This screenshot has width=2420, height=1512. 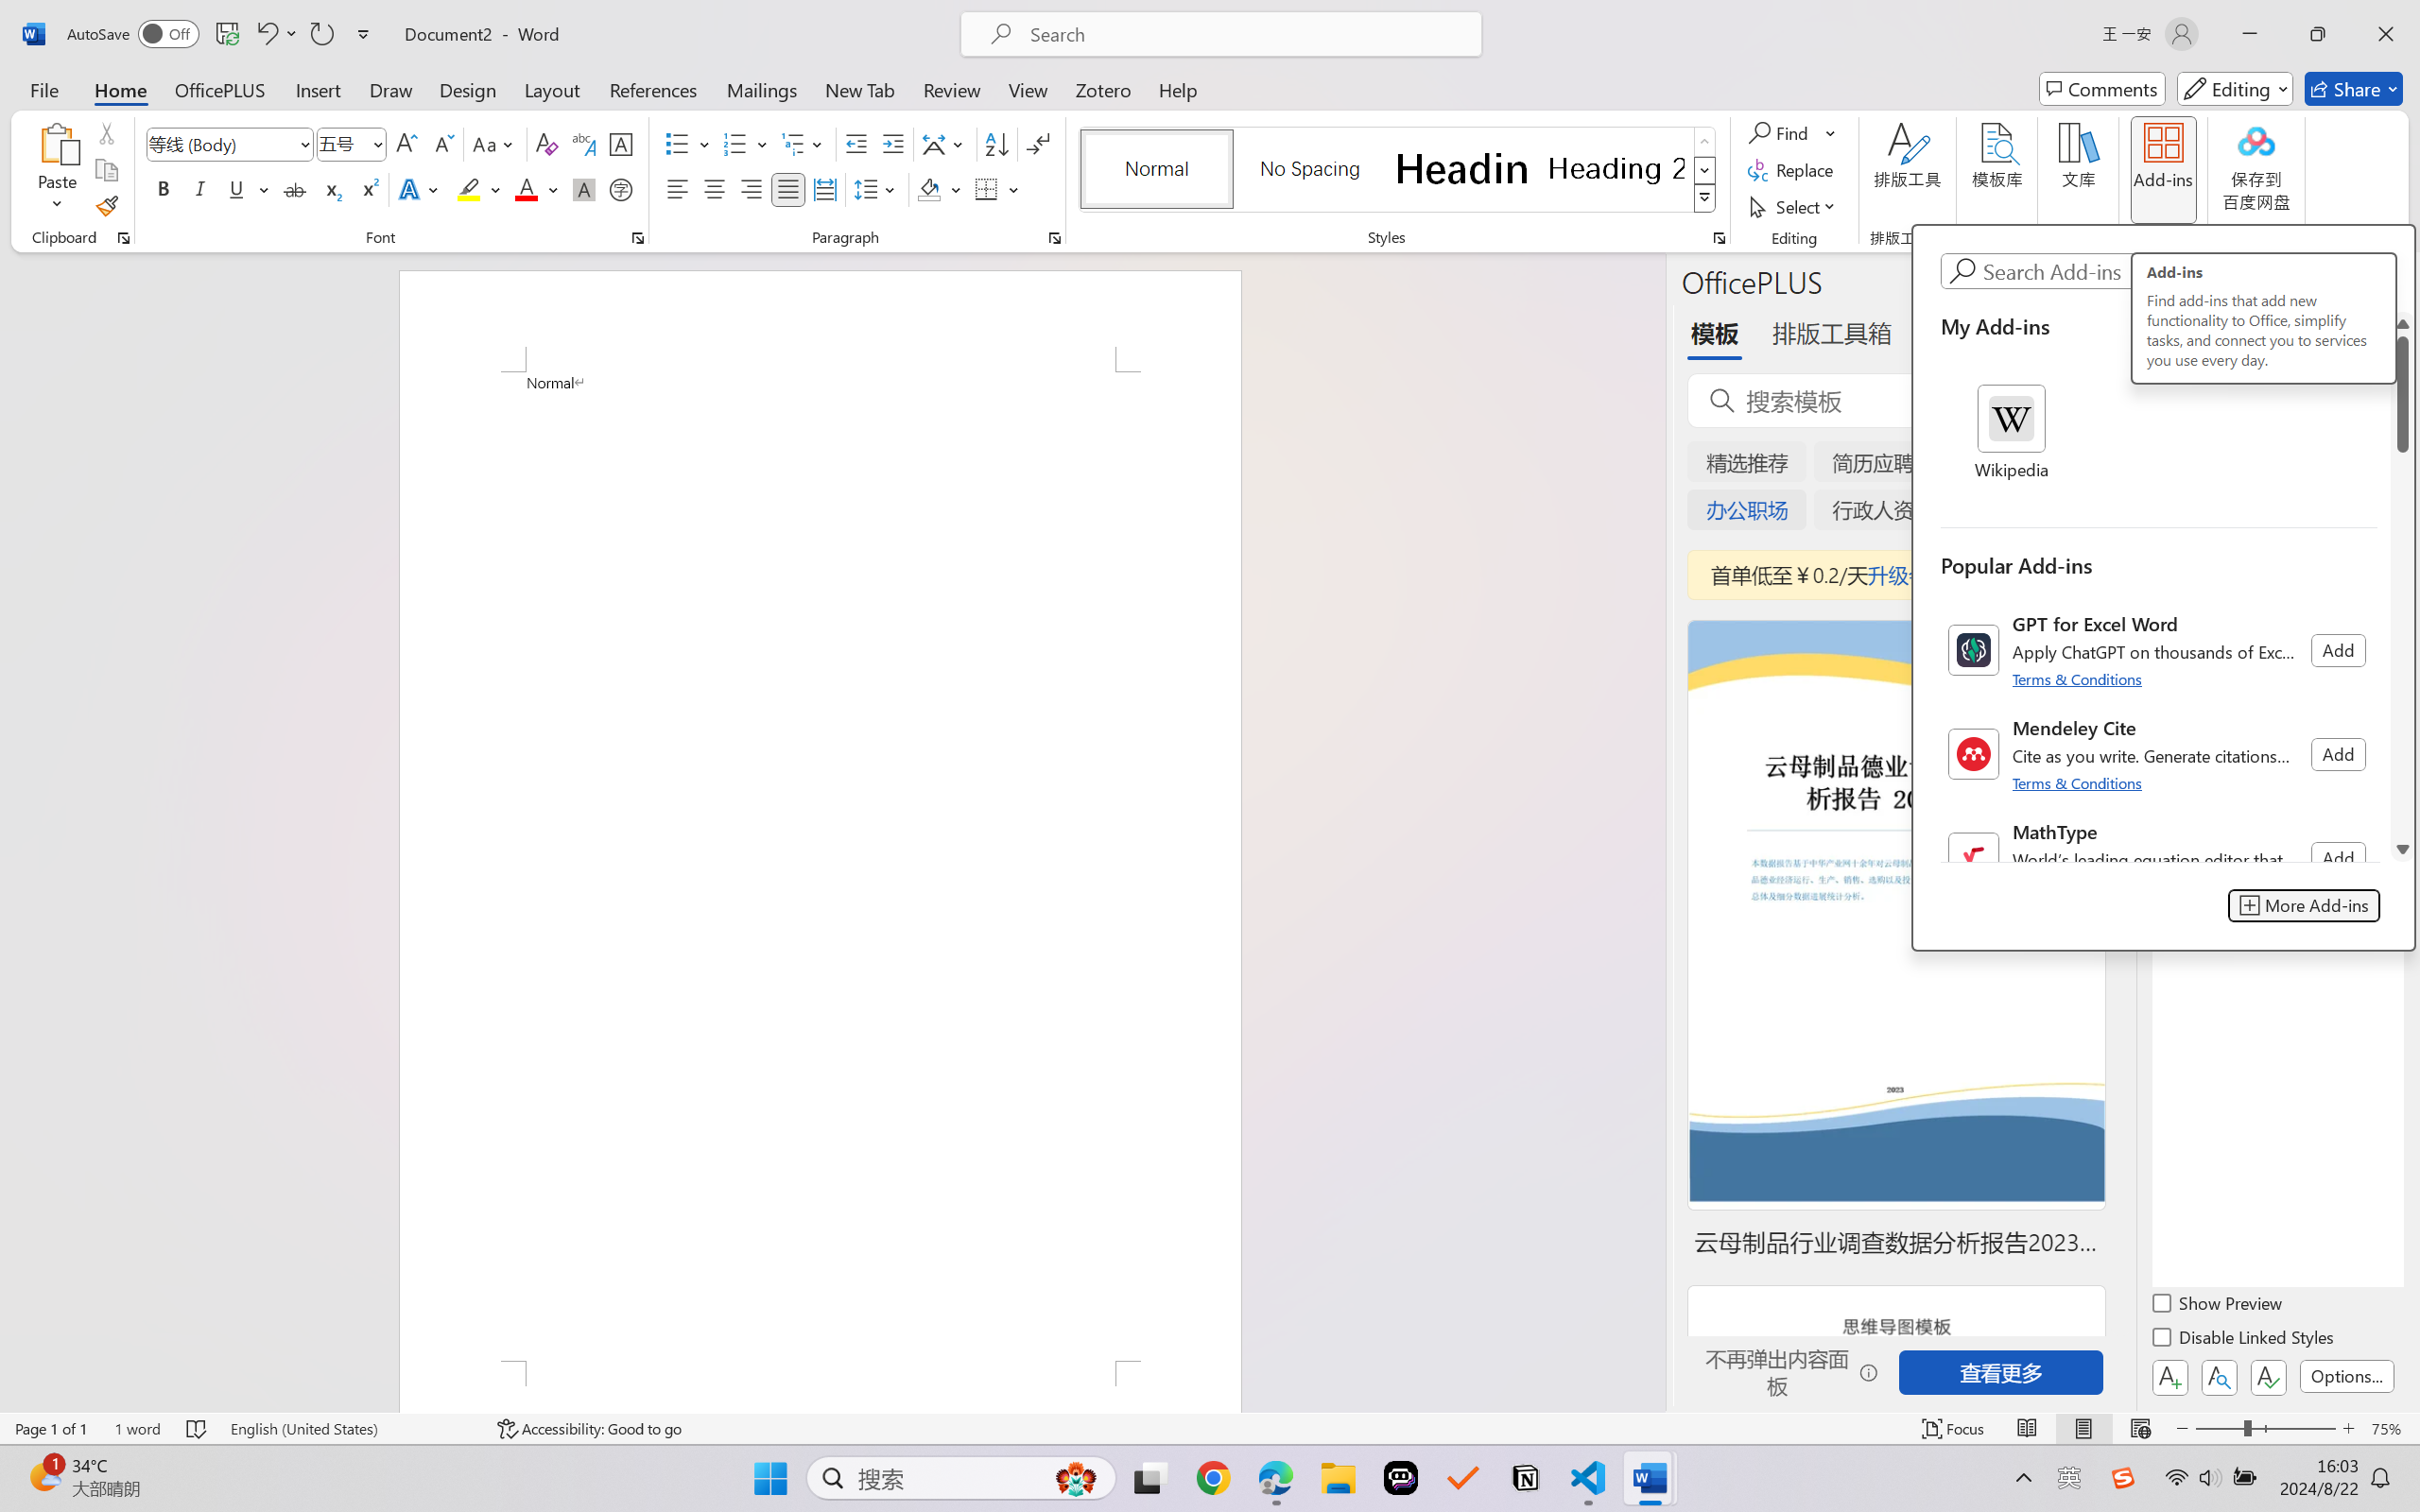 I want to click on 'Paragraph...', so click(x=1054, y=237).